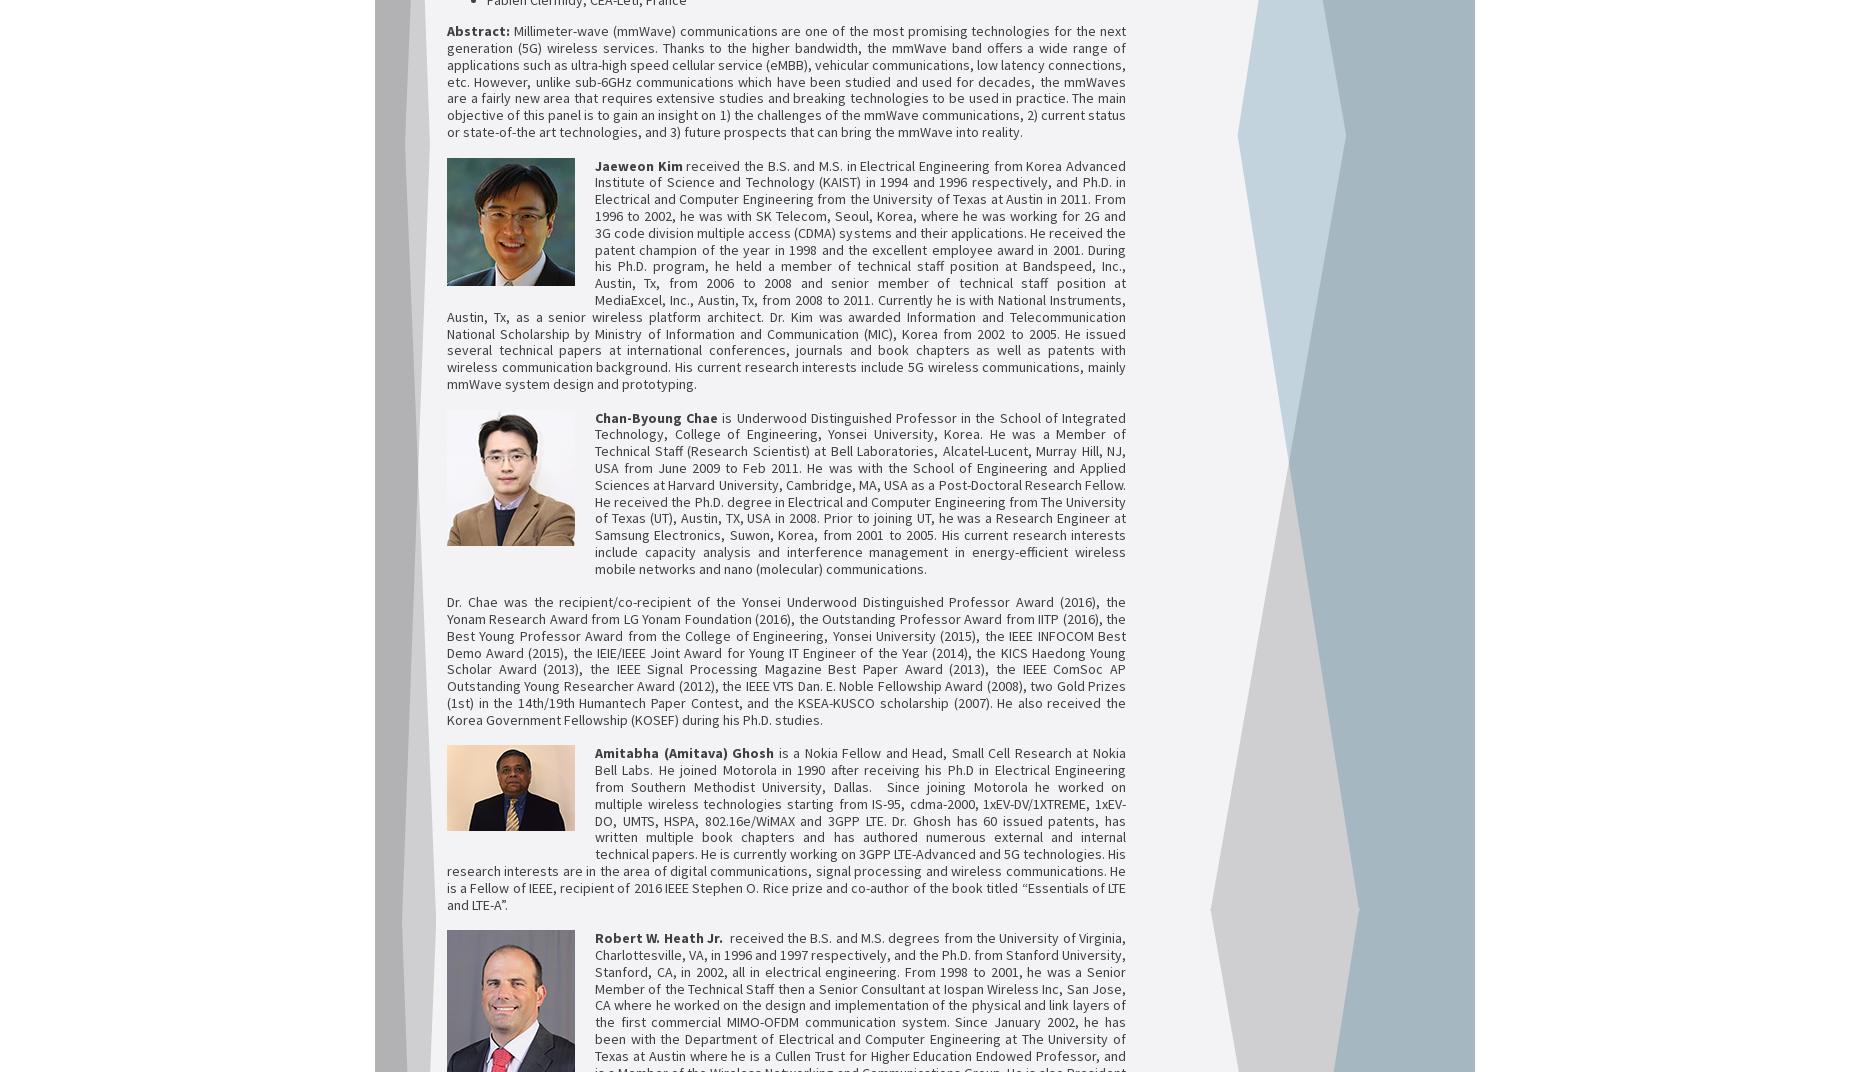  What do you see at coordinates (656, 416) in the screenshot?
I see `'Chan-Byoung Chae'` at bounding box center [656, 416].